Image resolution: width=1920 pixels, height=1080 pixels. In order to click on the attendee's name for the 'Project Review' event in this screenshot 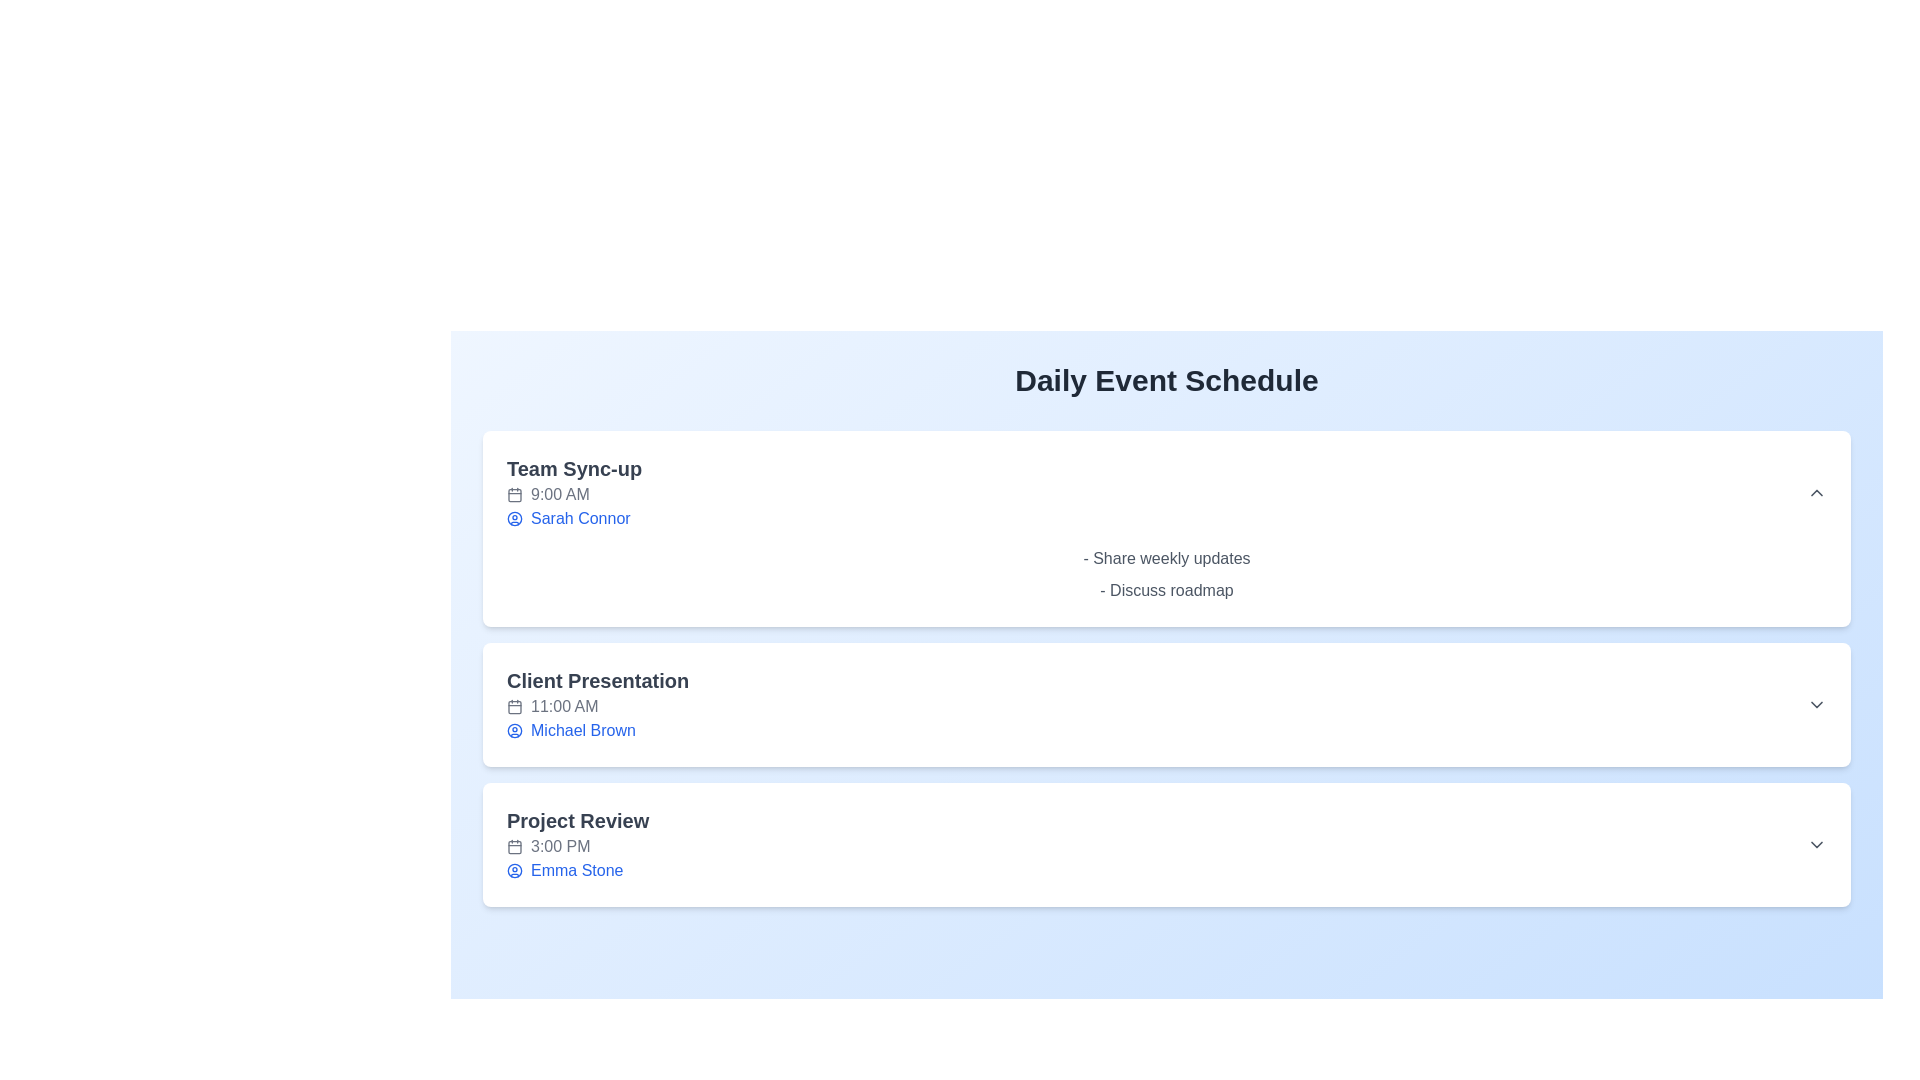, I will do `click(577, 870)`.